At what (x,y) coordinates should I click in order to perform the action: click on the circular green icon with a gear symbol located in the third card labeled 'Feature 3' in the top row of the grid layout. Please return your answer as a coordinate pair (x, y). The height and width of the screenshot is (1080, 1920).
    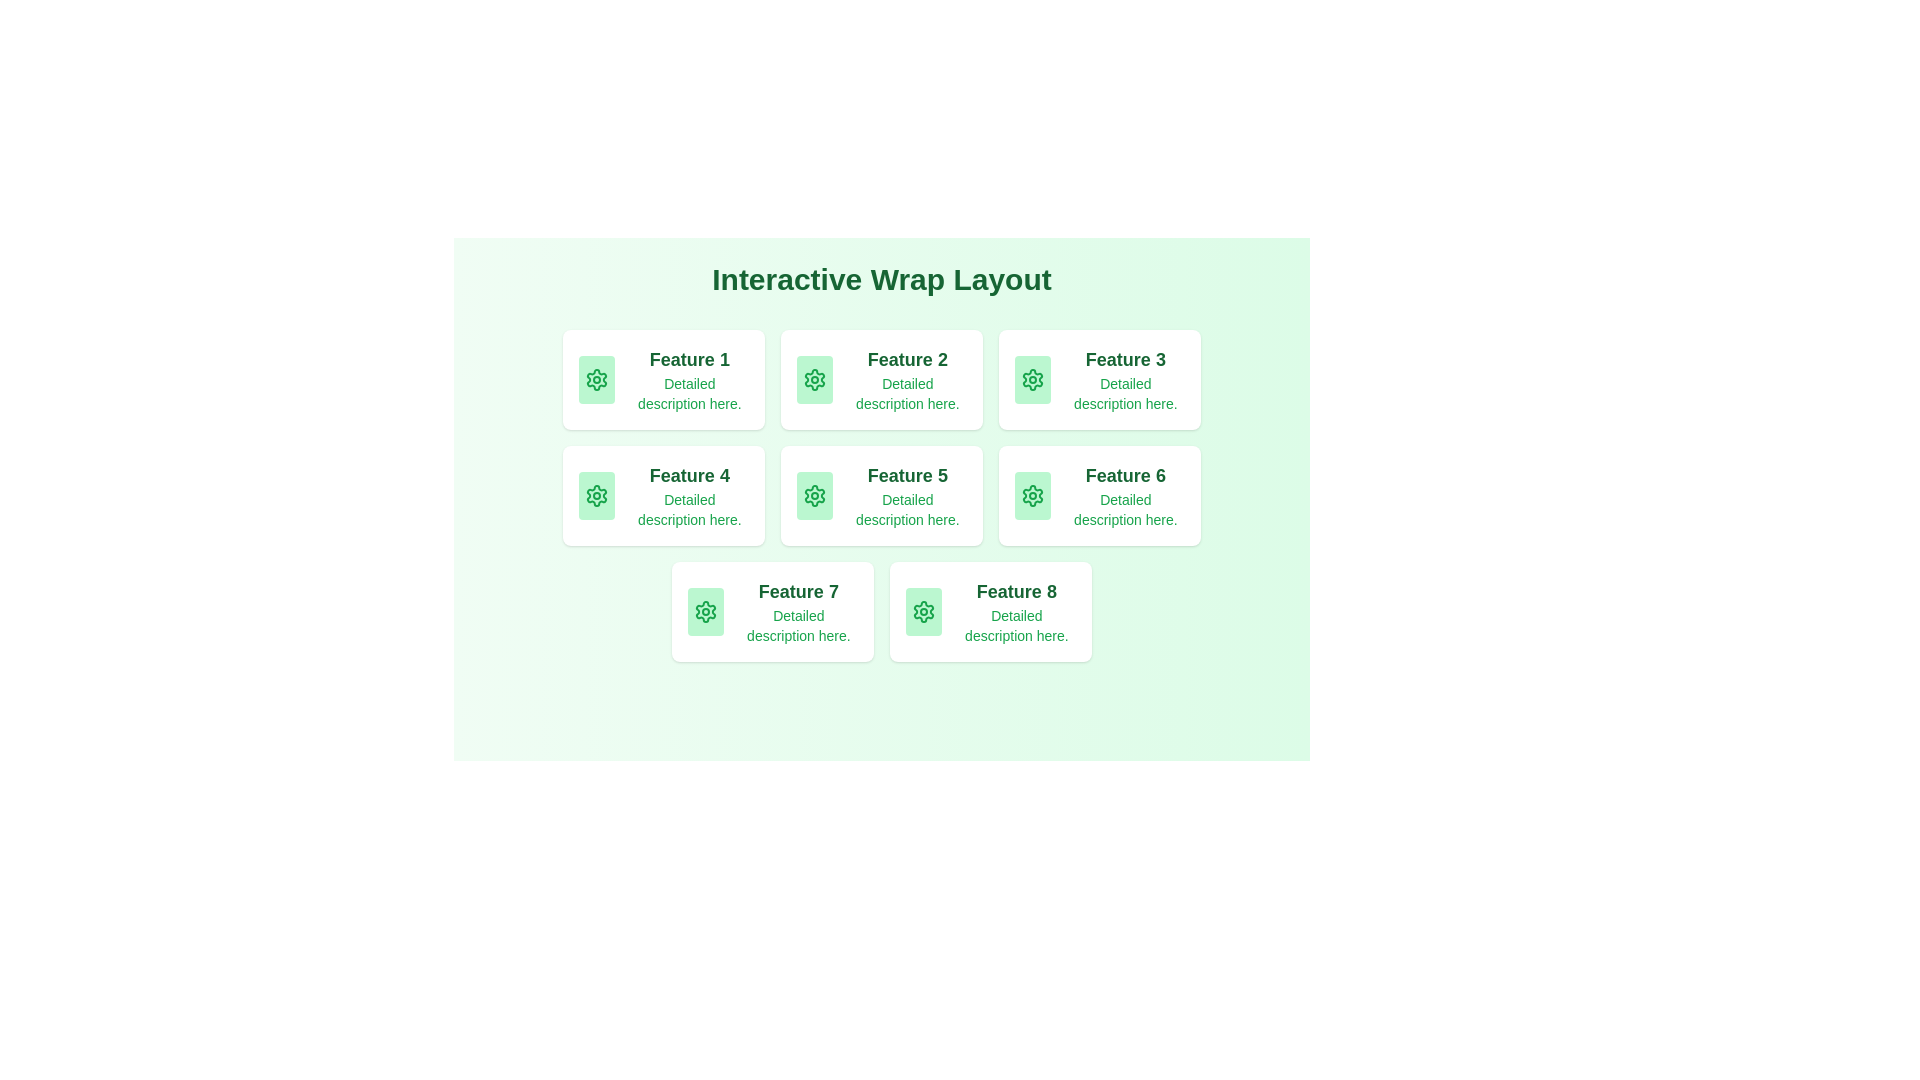
    Looking at the image, I should click on (1032, 380).